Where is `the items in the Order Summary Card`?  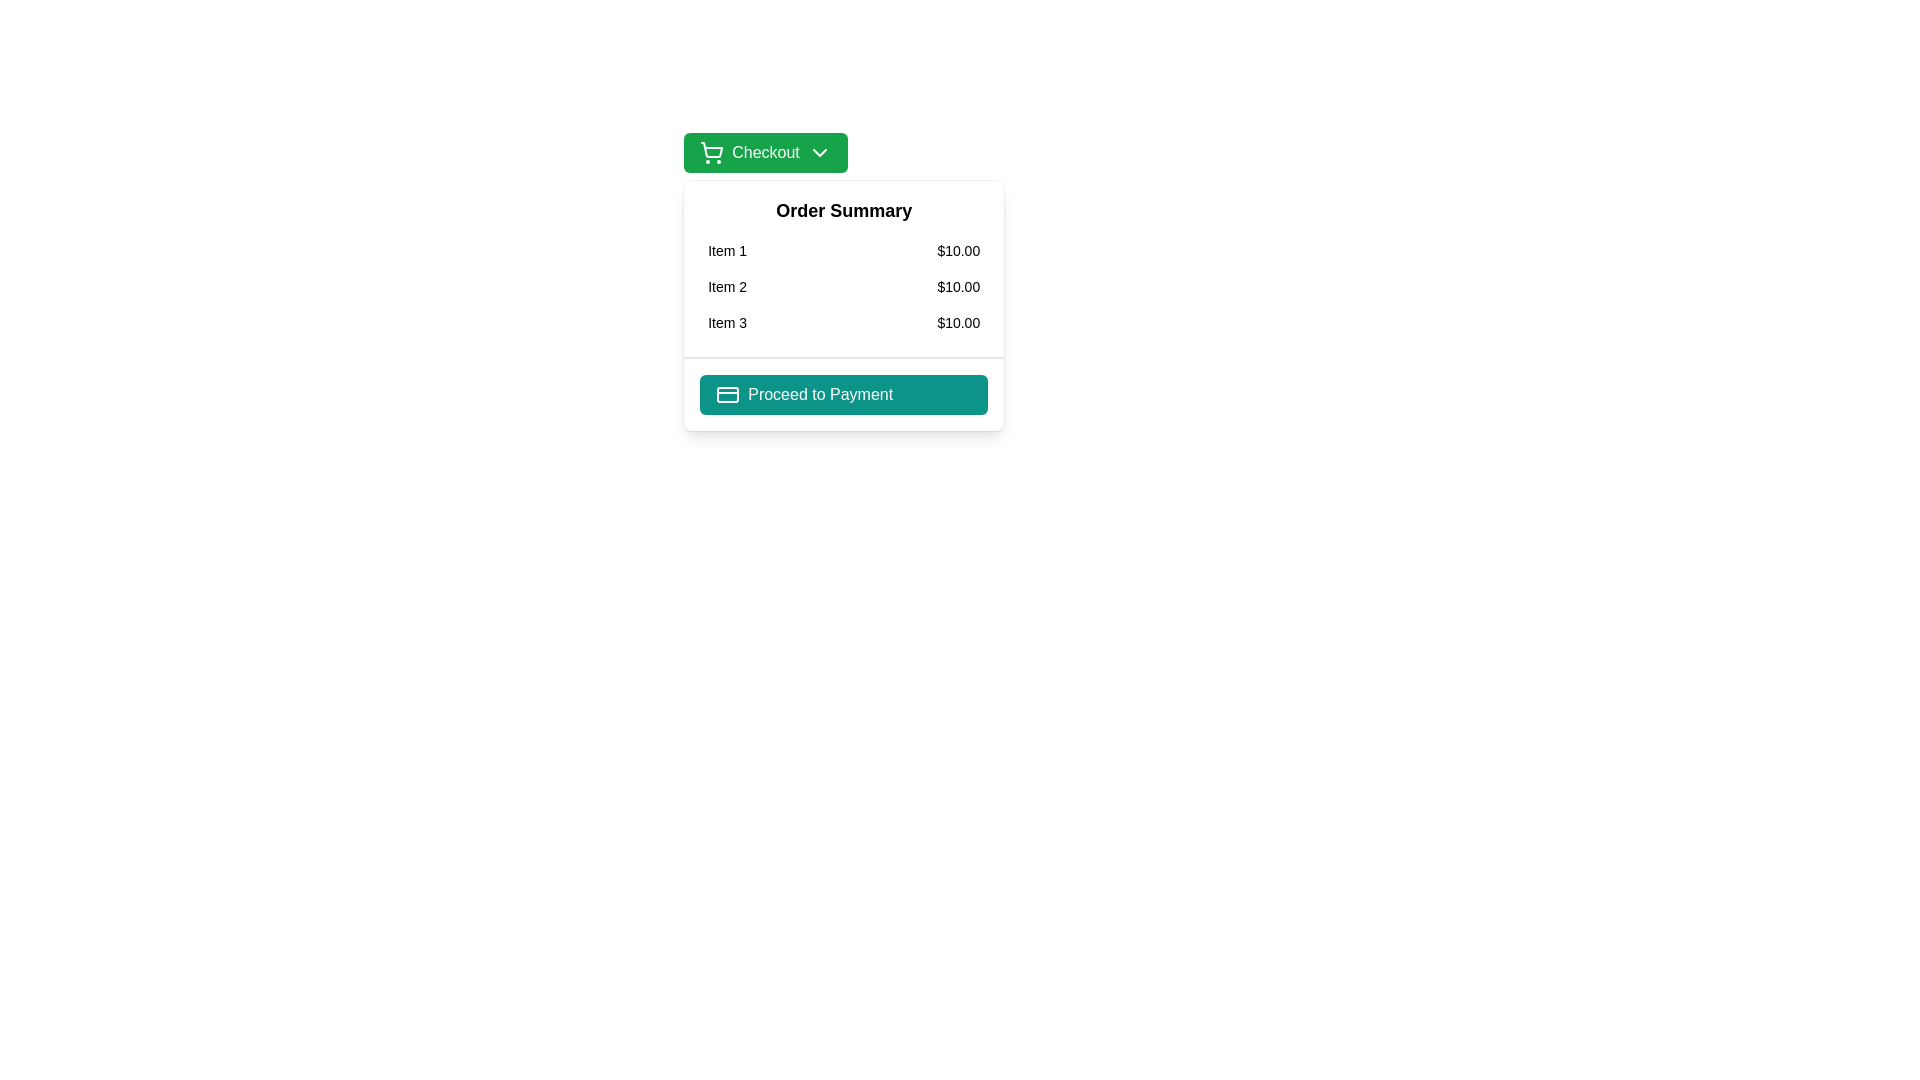 the items in the Order Summary Card is located at coordinates (844, 305).